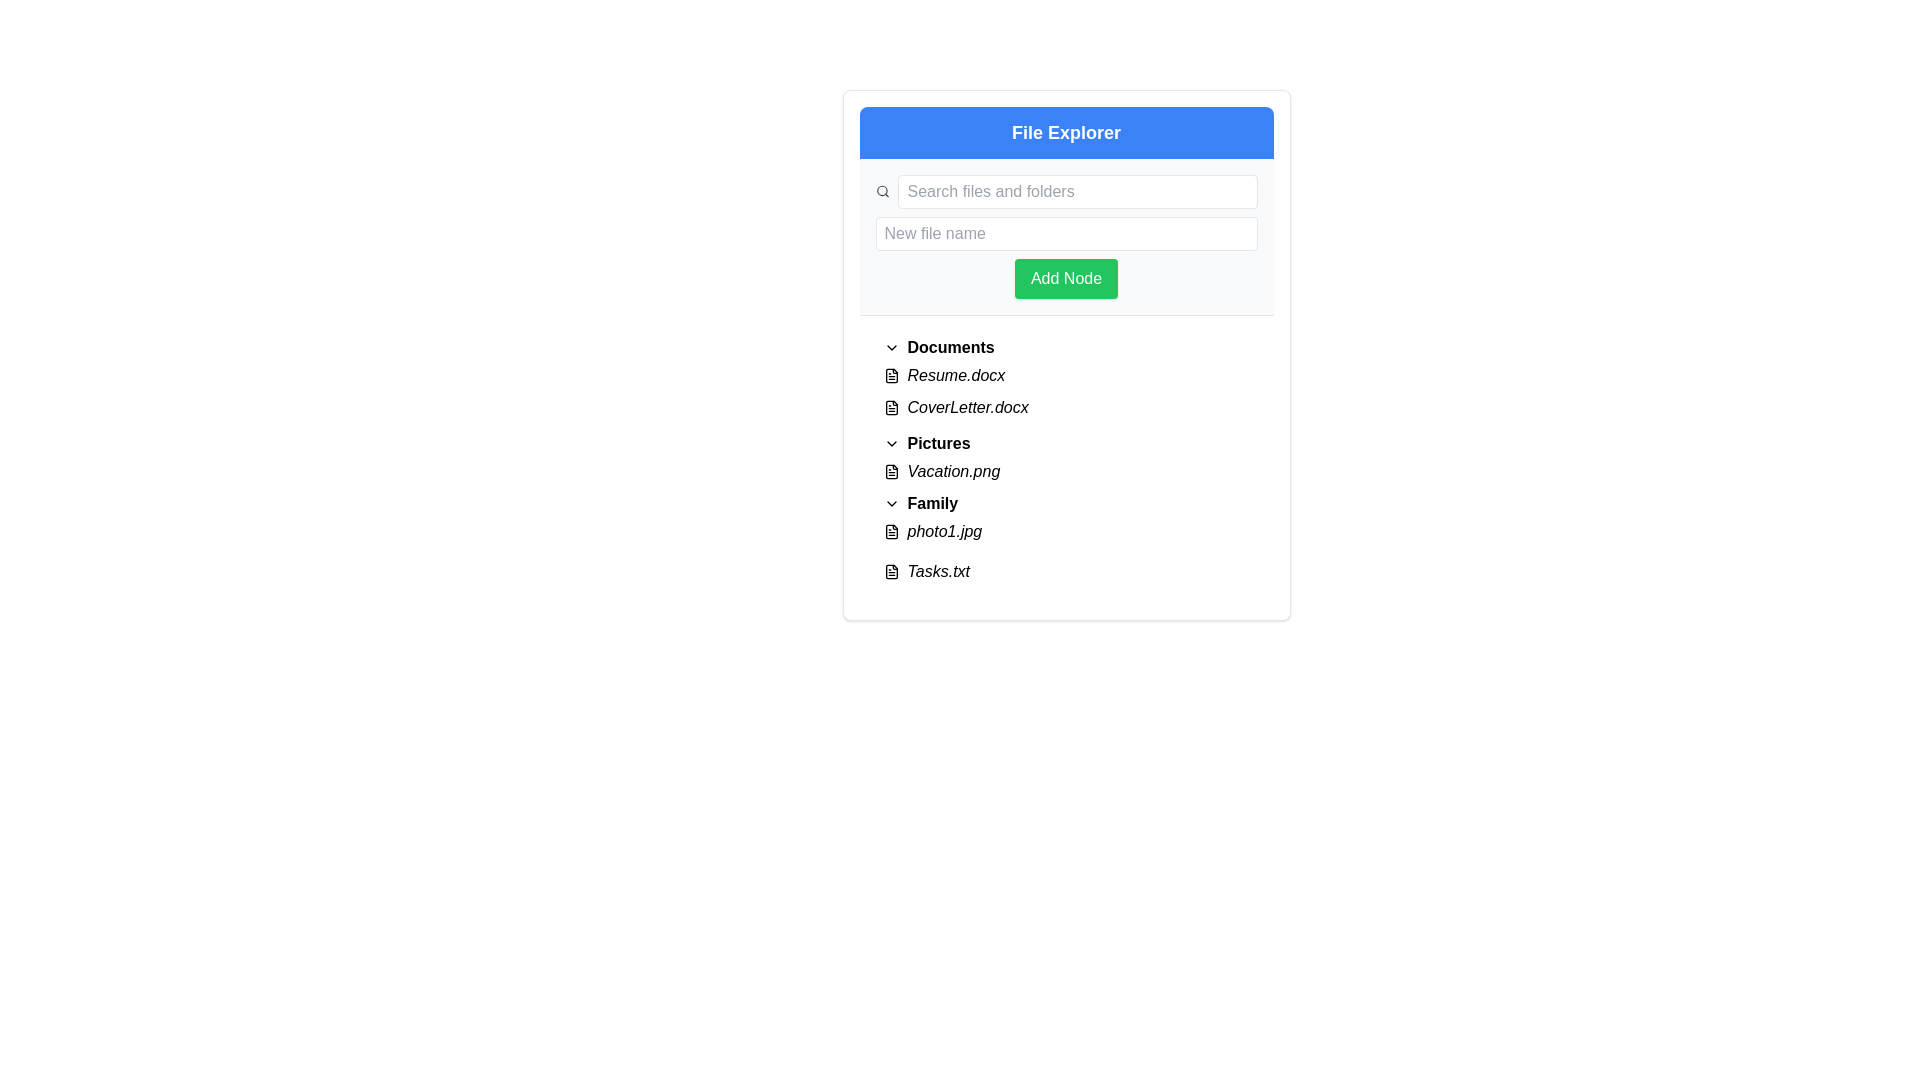 This screenshot has height=1080, width=1920. I want to click on the Header or Title Bar which has a blue background, rounded top corners, and displays the text 'File Explorer' in white, bold font, so click(1065, 132).